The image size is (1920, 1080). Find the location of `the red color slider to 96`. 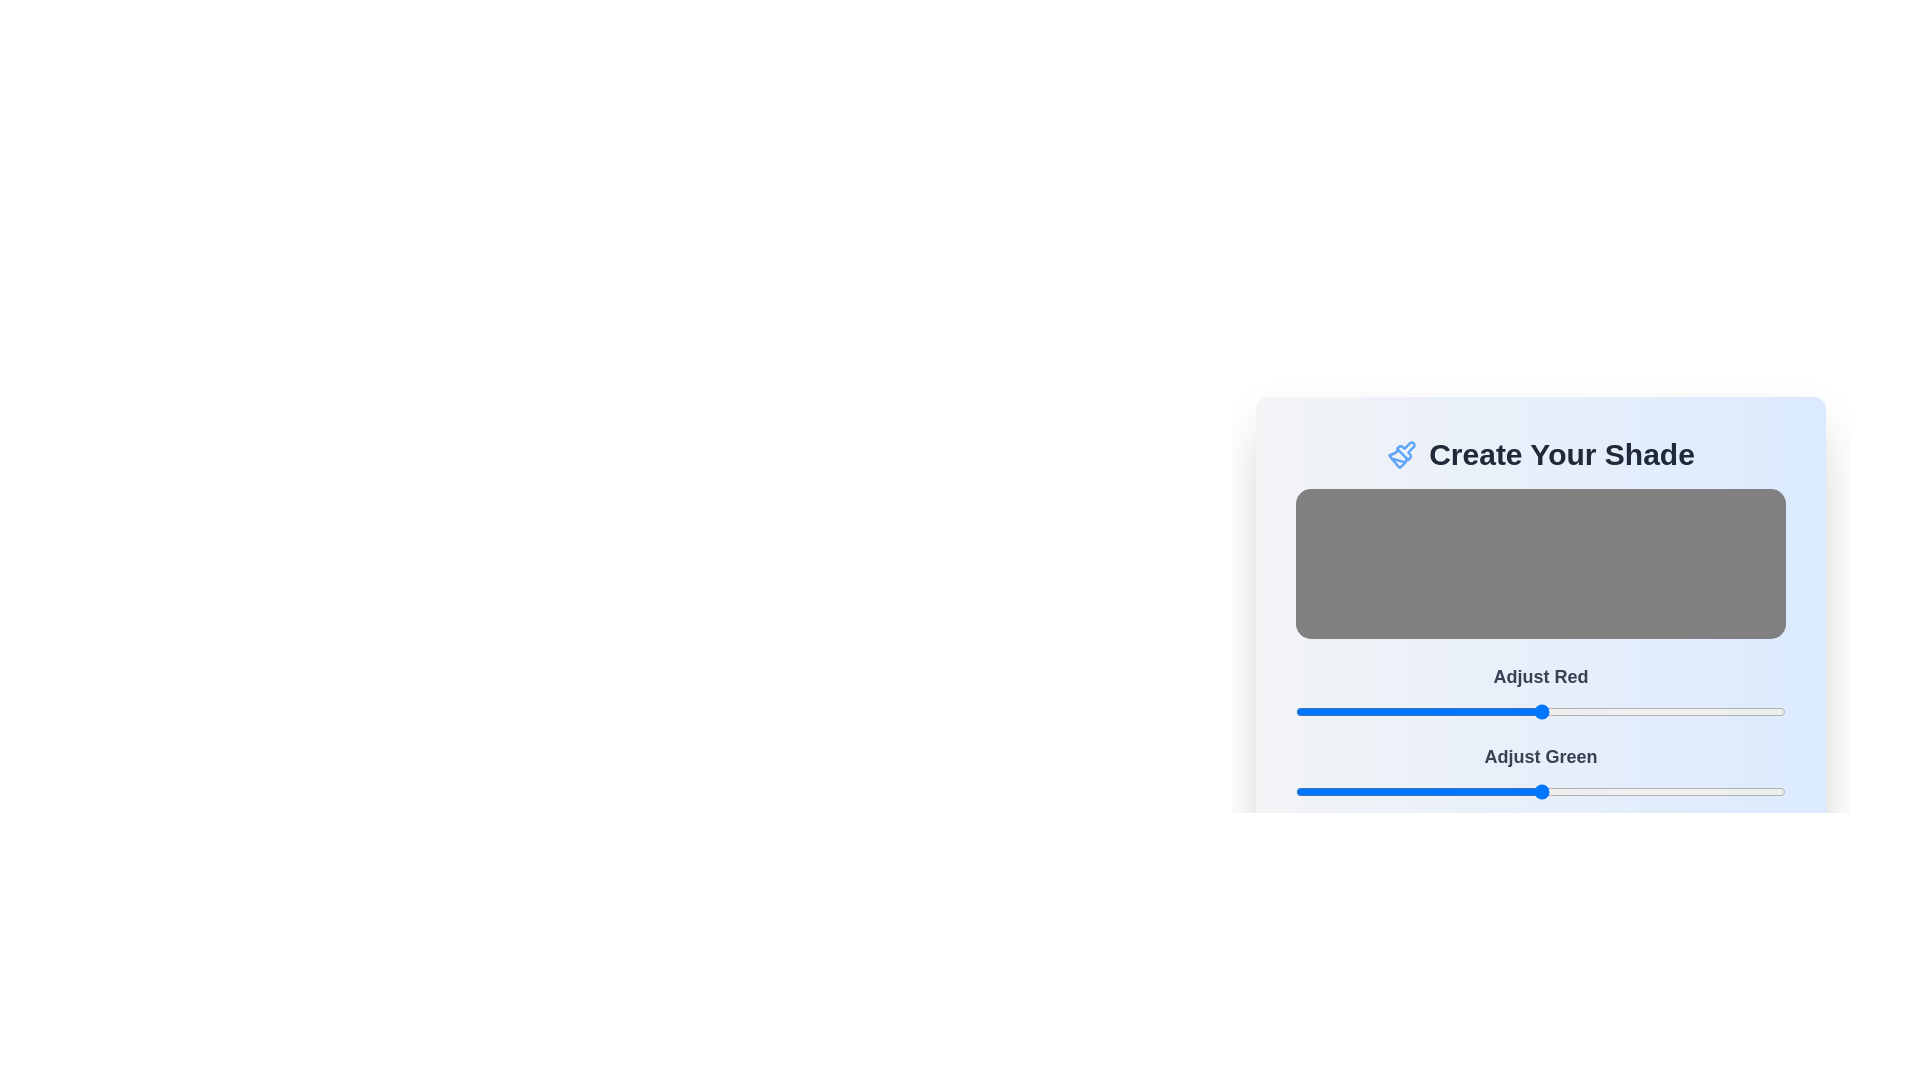

the red color slider to 96 is located at coordinates (1480, 711).